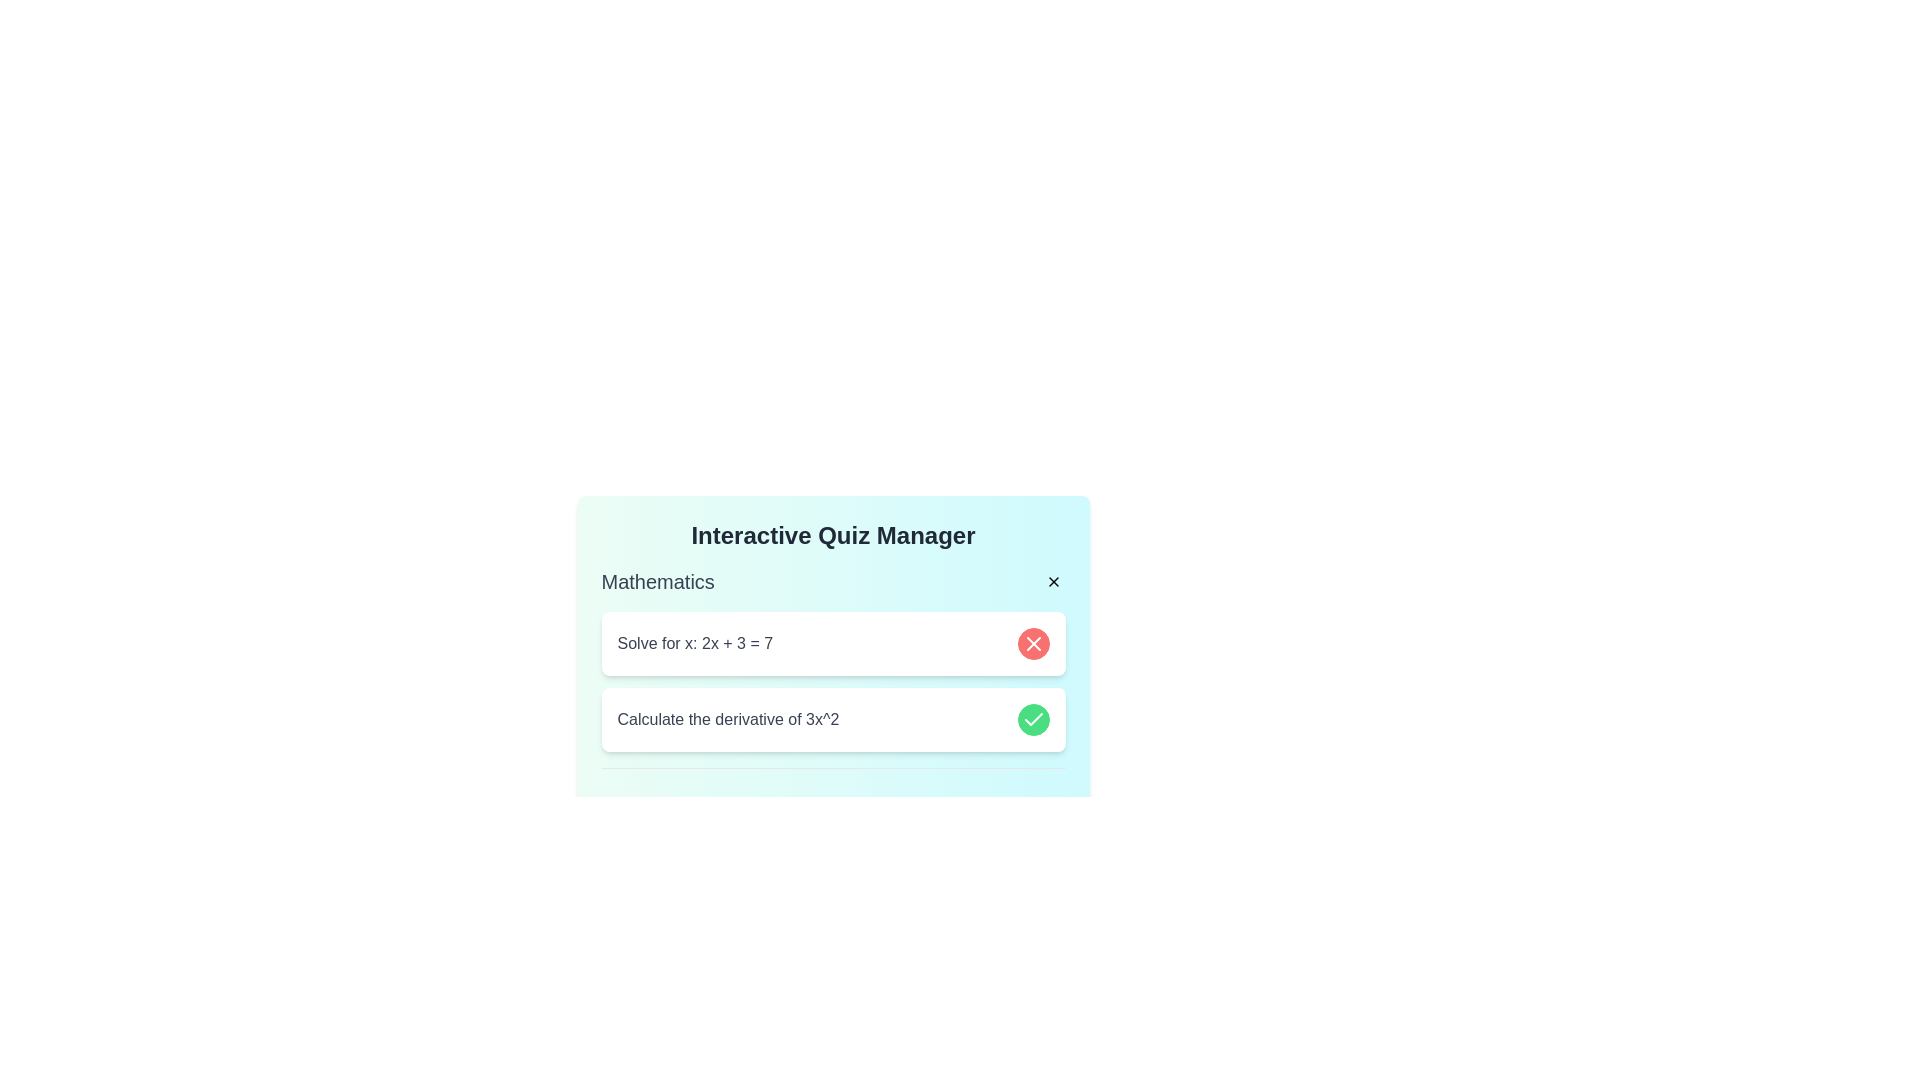  I want to click on the 'Mathematics' Text Label, which serves as a title for the section, located directly beneath the 'Interactive Quiz Manager' heading, so click(658, 582).